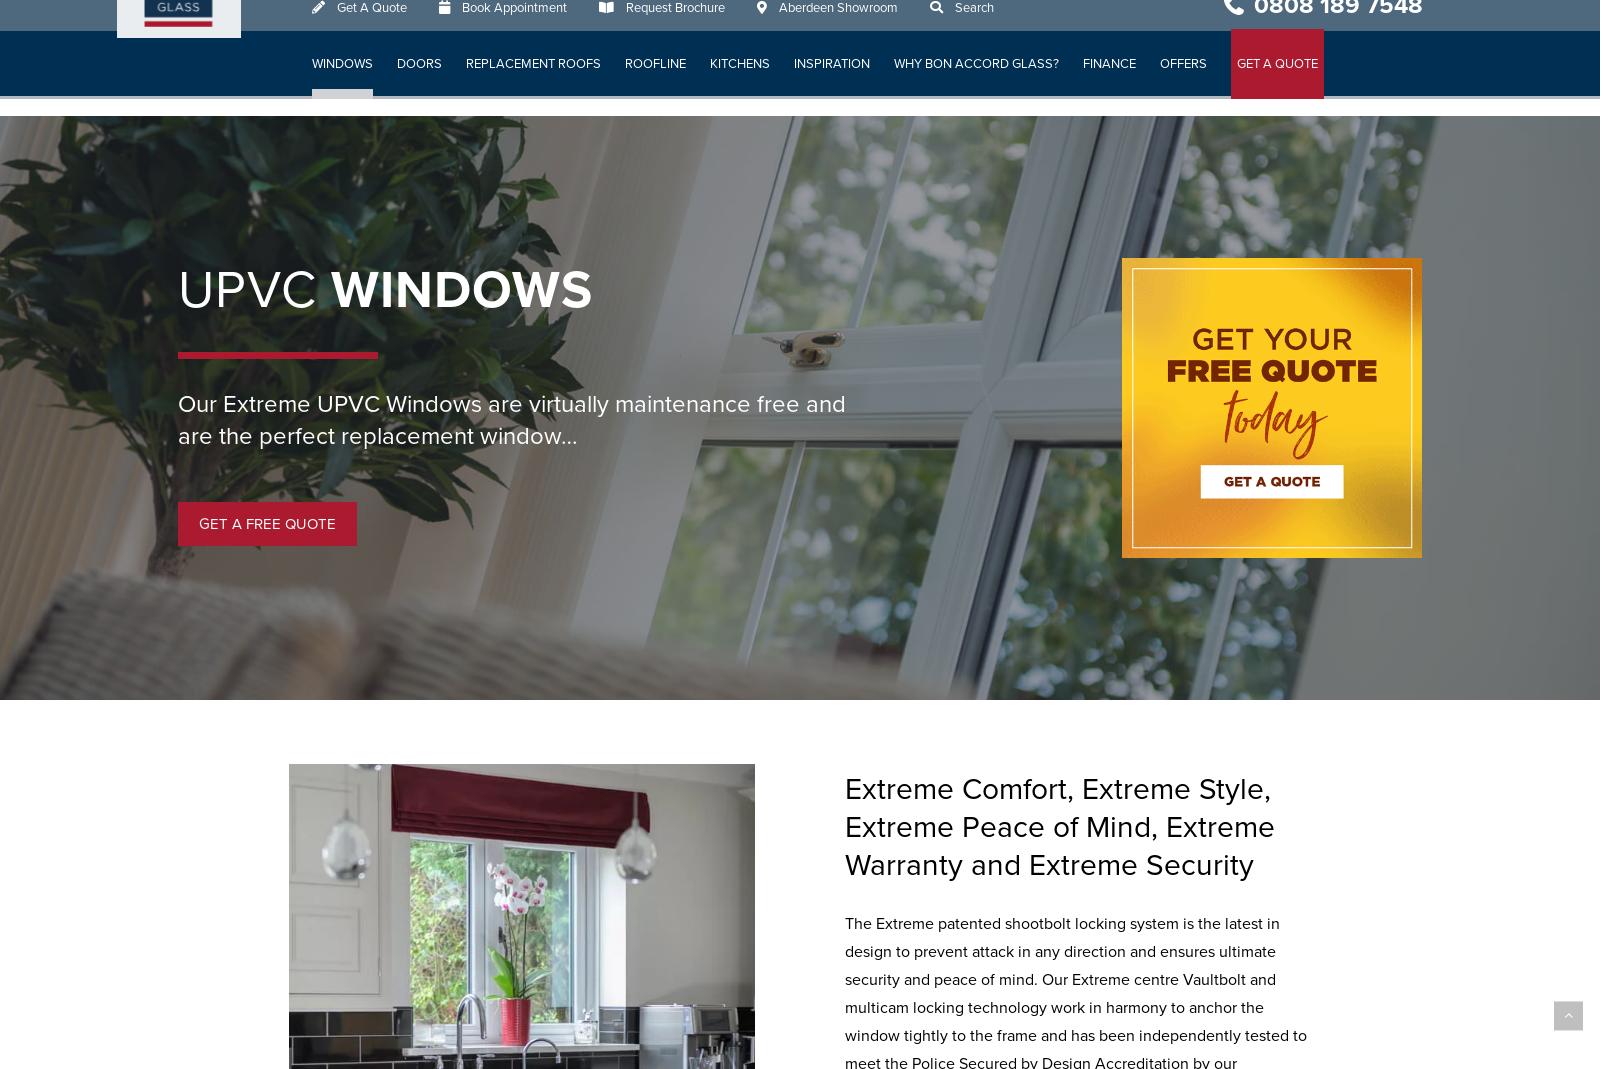 The height and width of the screenshot is (1069, 1601). What do you see at coordinates (178, 289) in the screenshot?
I see `'UPVC'` at bounding box center [178, 289].